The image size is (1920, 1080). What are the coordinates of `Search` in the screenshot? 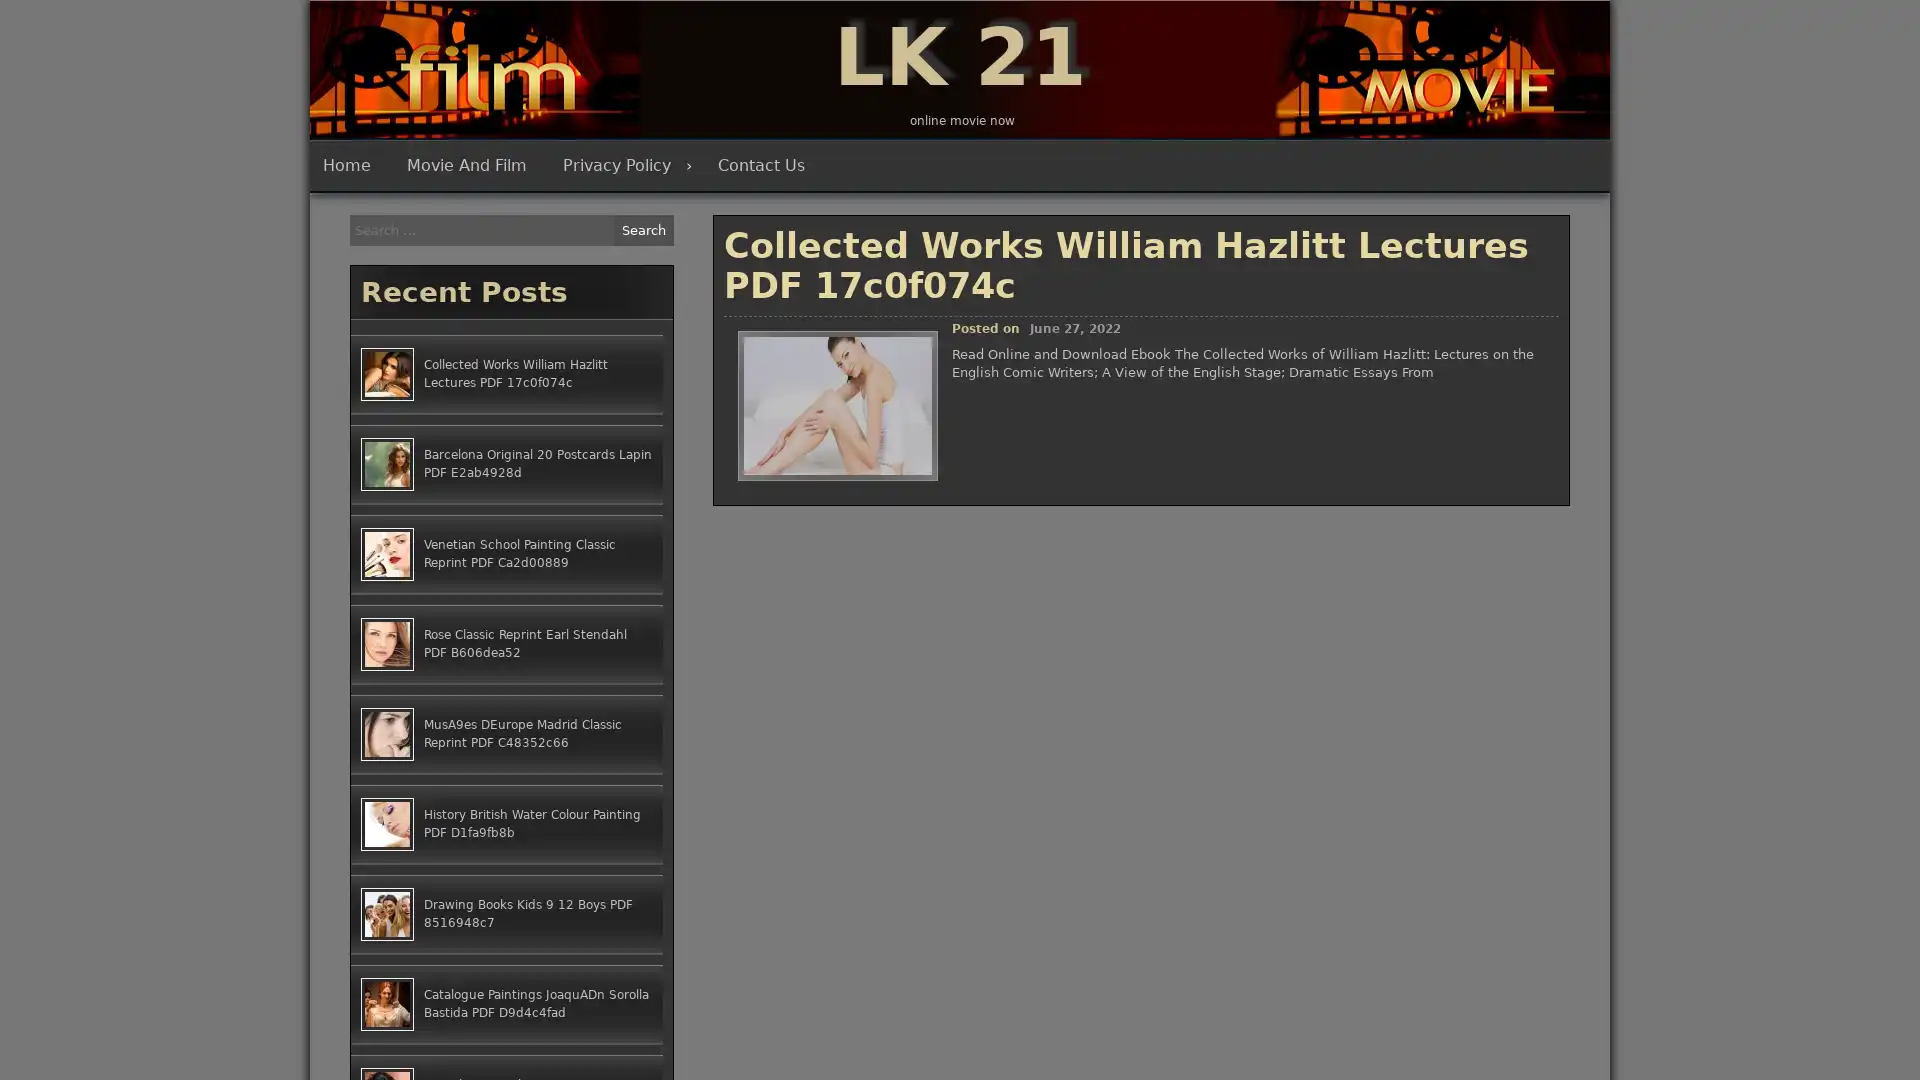 It's located at (643, 229).